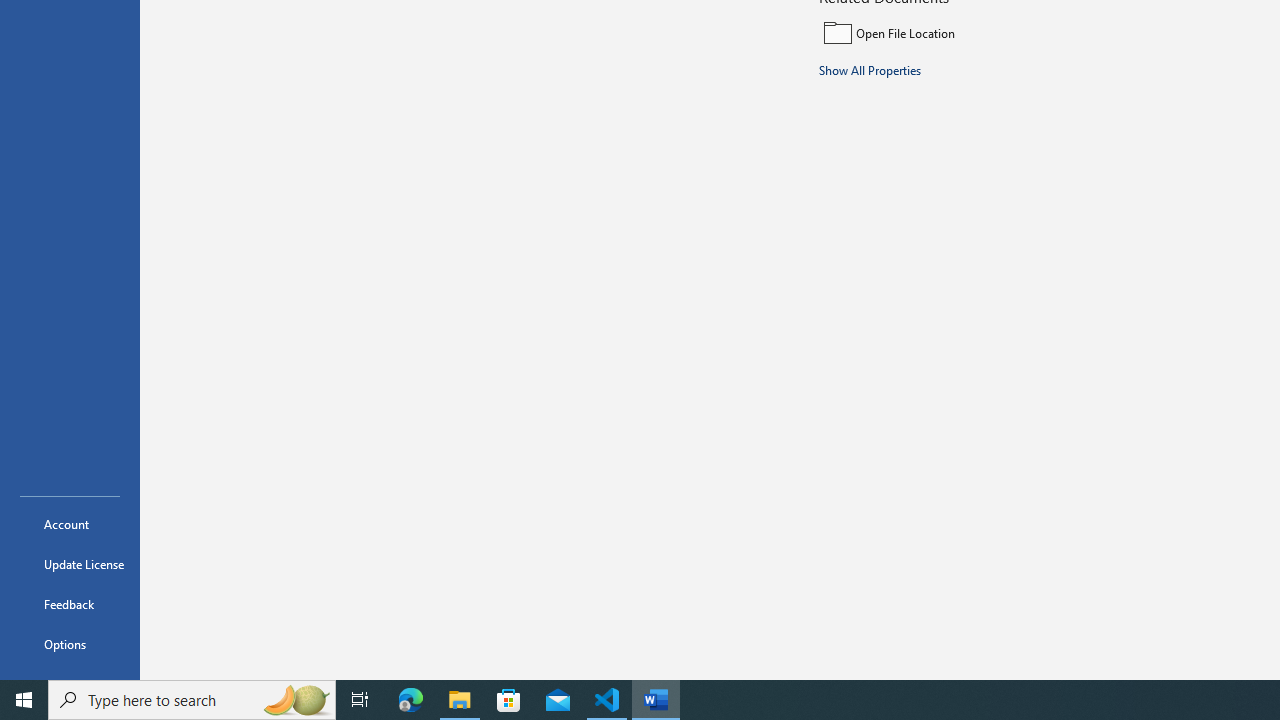 The image size is (1280, 720). Describe the element at coordinates (69, 644) in the screenshot. I see `'Options'` at that location.